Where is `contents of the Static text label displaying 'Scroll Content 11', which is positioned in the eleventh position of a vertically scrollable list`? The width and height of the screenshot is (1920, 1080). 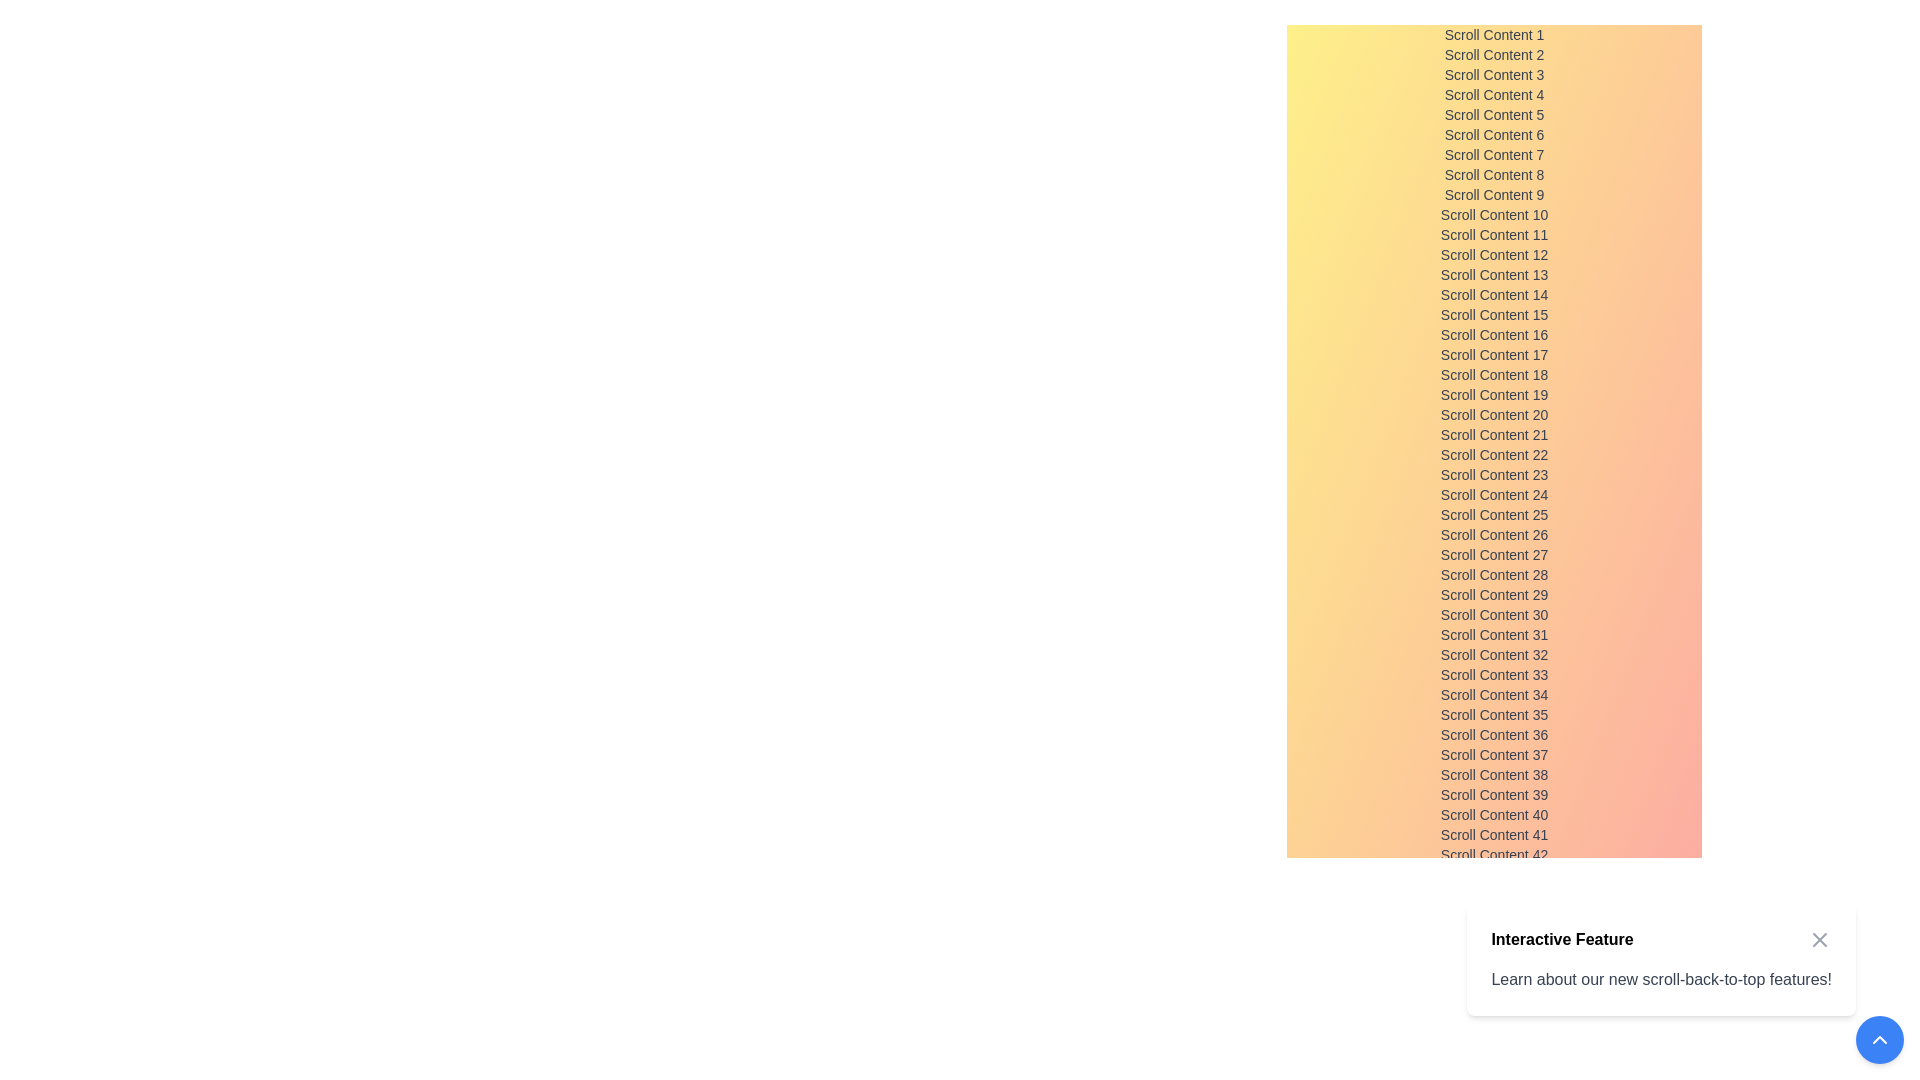
contents of the Static text label displaying 'Scroll Content 11', which is positioned in the eleventh position of a vertically scrollable list is located at coordinates (1494, 234).